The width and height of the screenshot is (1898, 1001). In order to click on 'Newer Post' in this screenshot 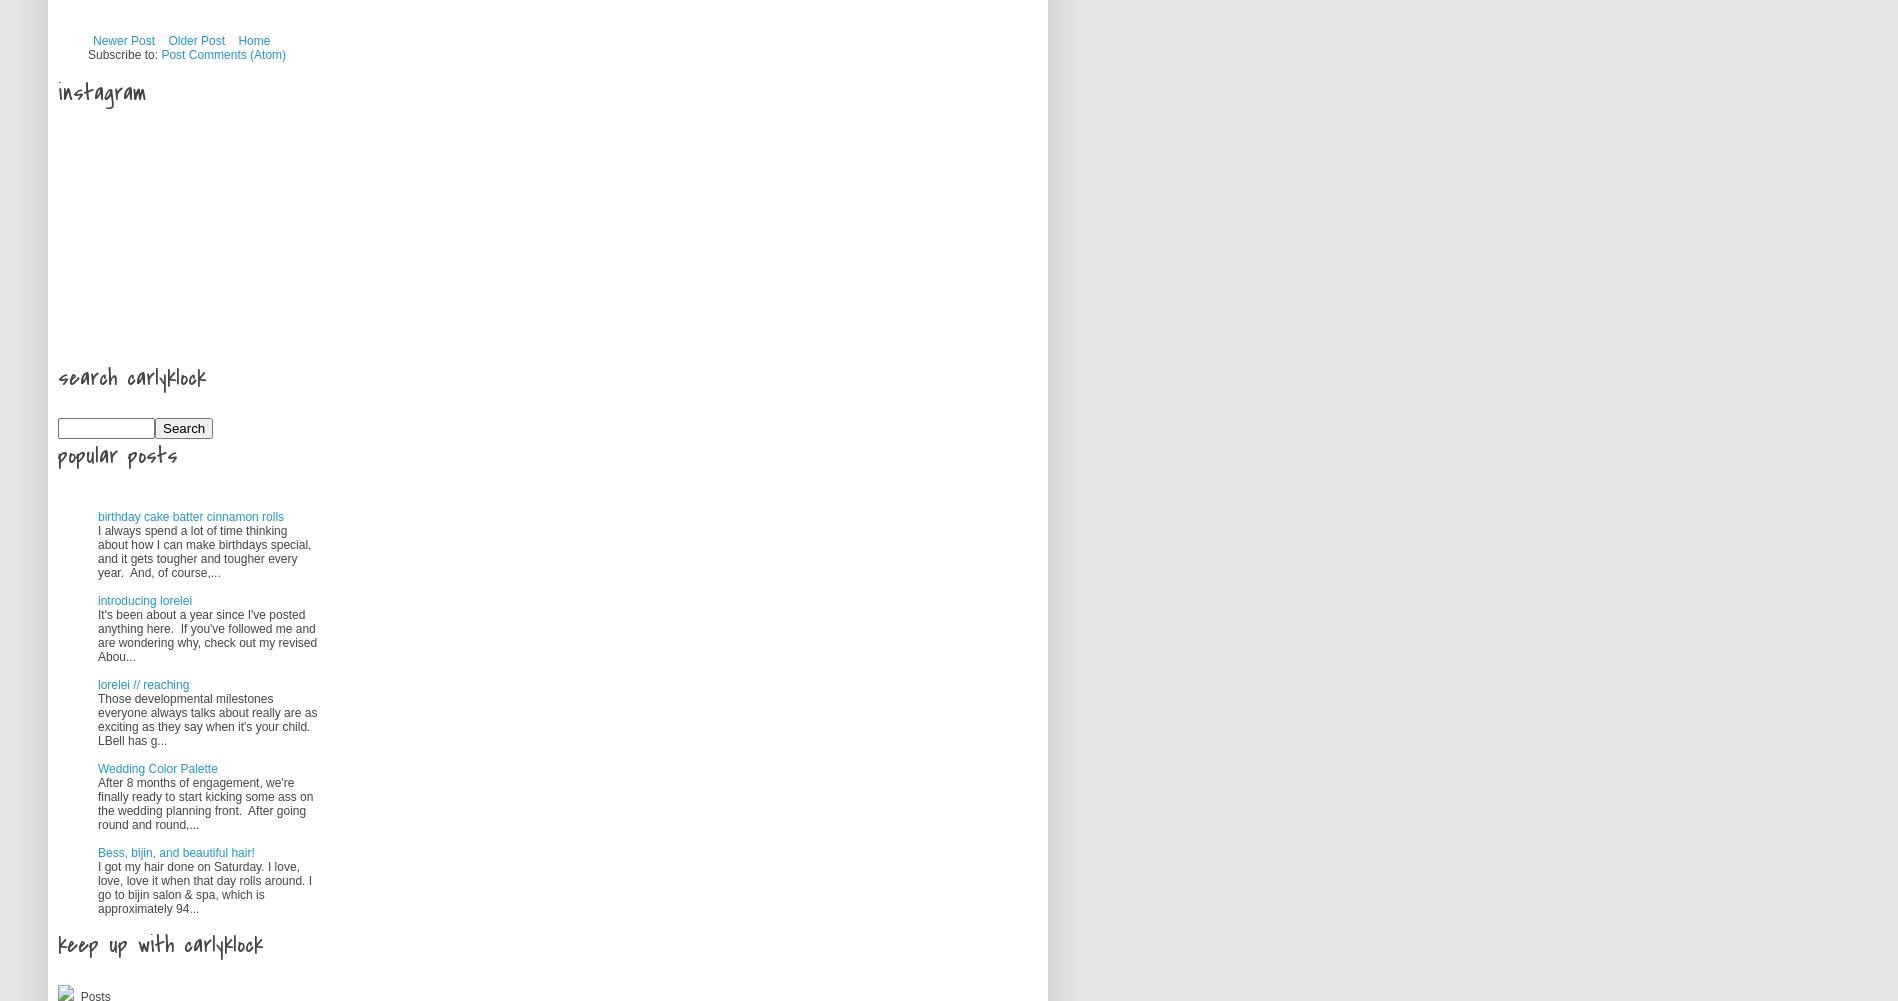, I will do `click(123, 41)`.